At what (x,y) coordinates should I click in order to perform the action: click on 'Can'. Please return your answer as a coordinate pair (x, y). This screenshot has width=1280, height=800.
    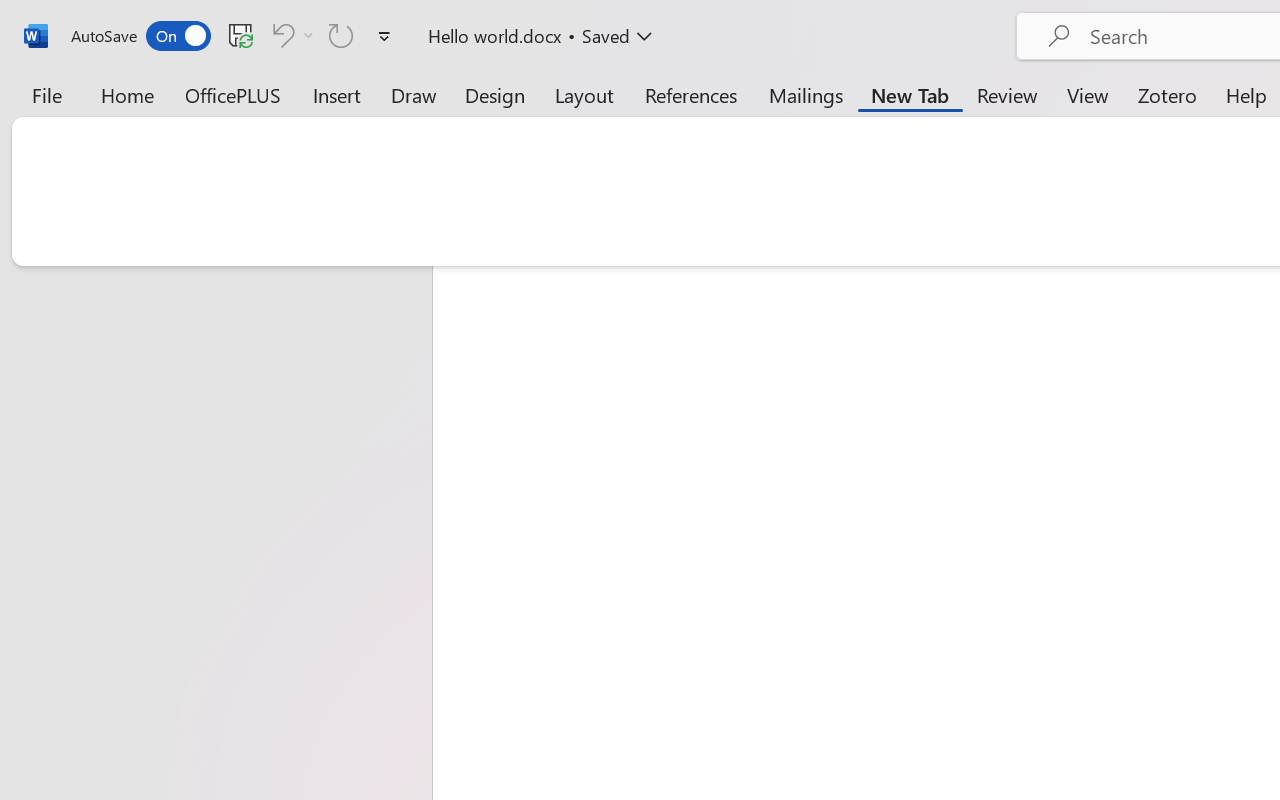
    Looking at the image, I should click on (289, 34).